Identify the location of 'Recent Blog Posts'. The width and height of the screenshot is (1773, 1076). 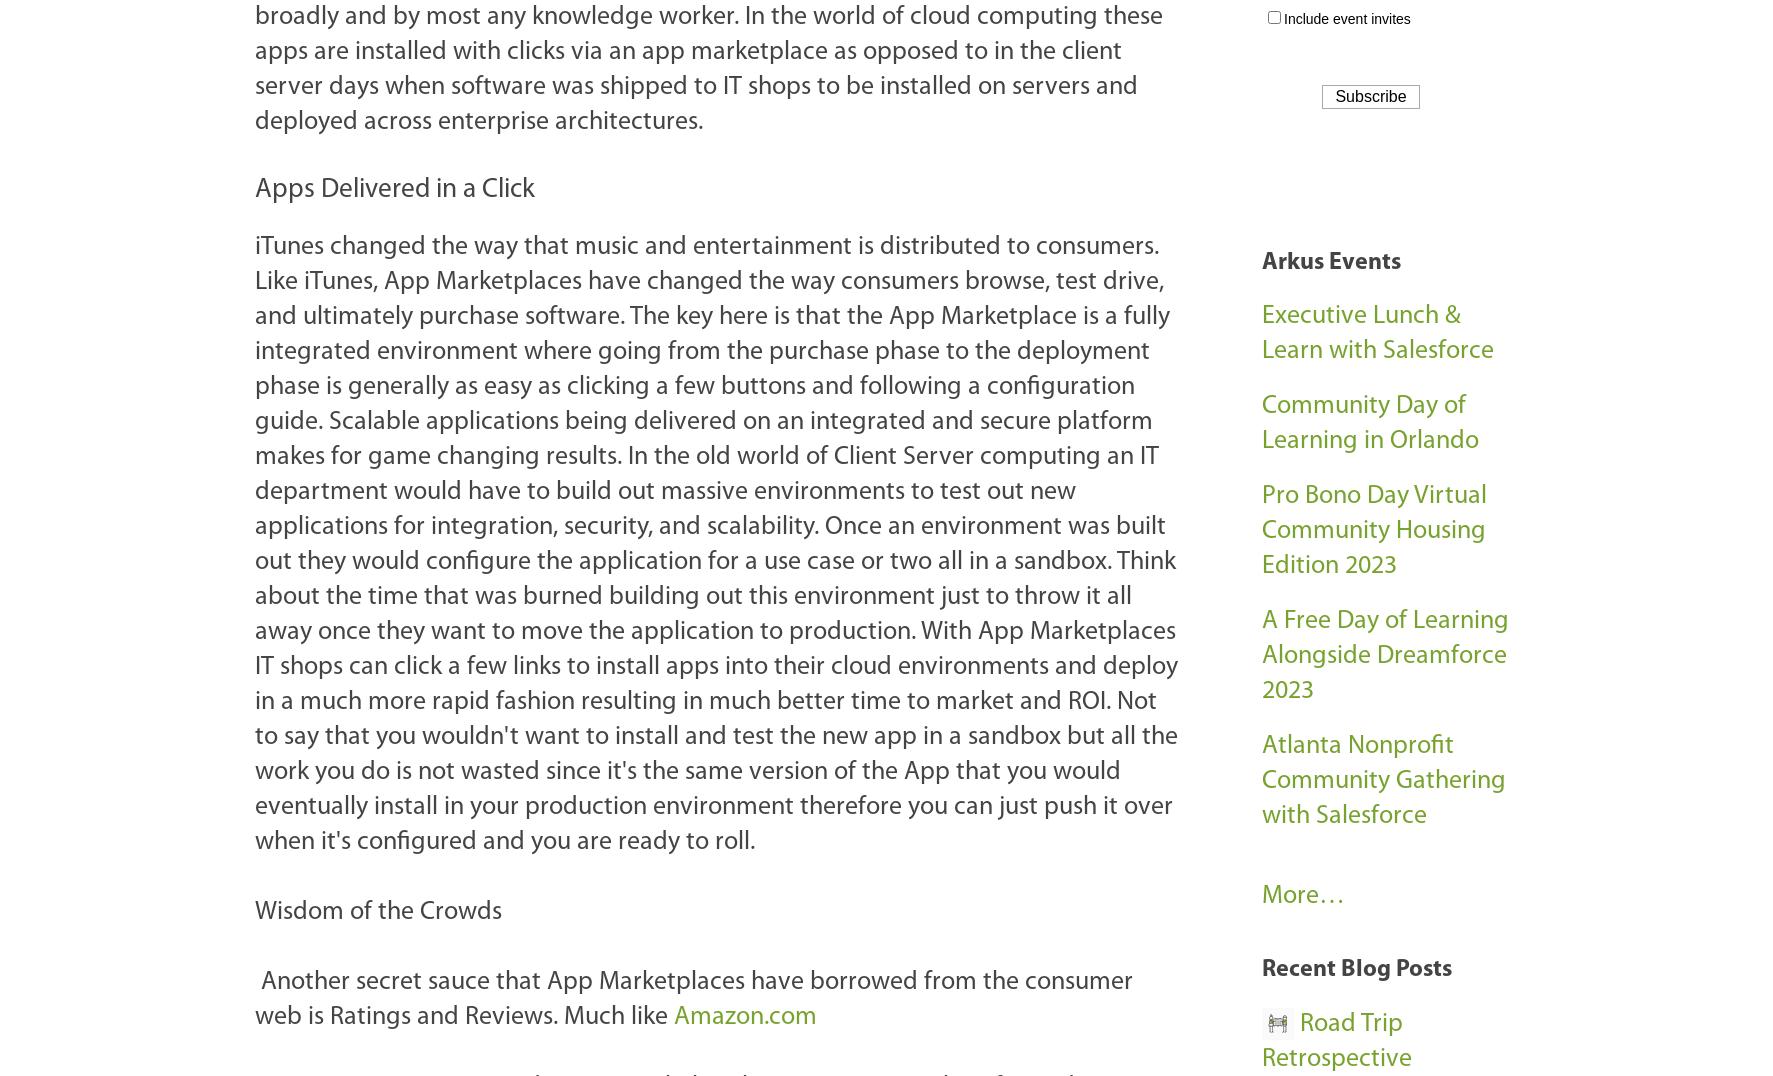
(1357, 970).